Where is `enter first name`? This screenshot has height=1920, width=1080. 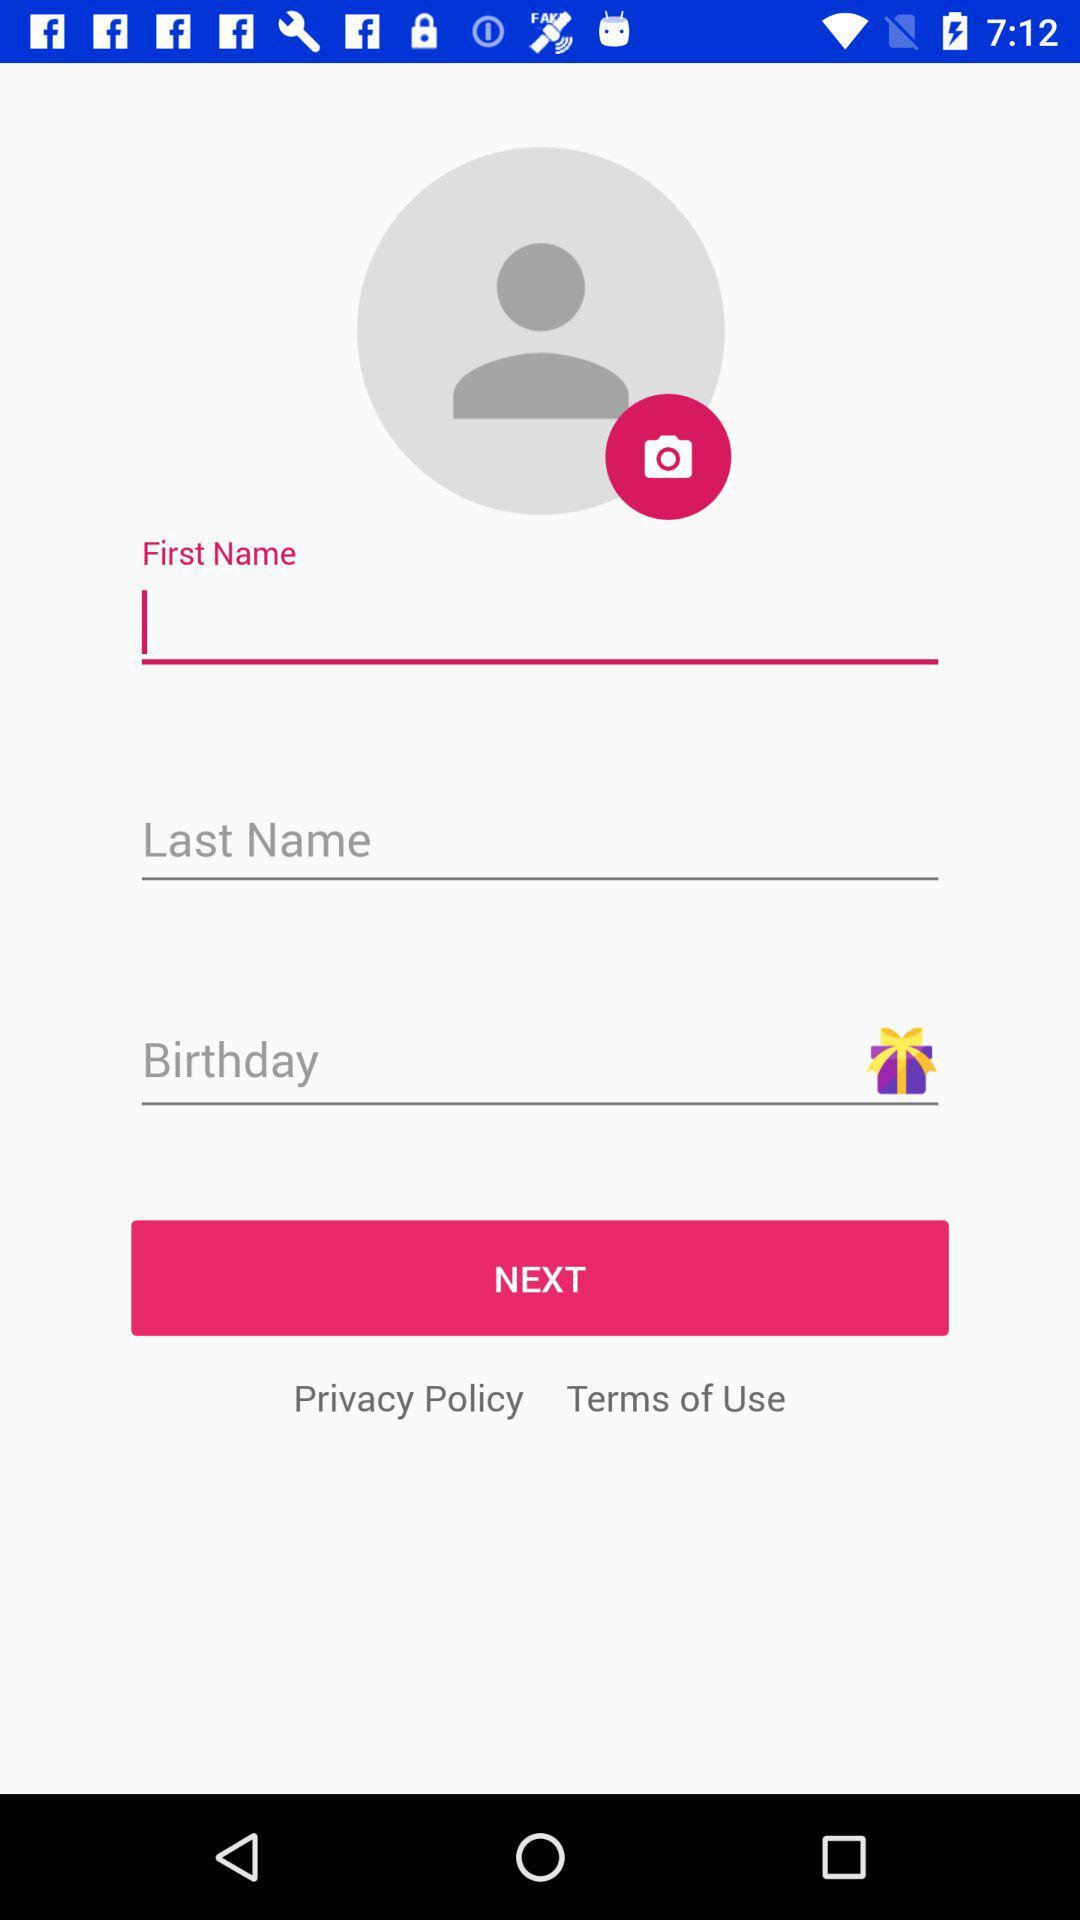
enter first name is located at coordinates (540, 622).